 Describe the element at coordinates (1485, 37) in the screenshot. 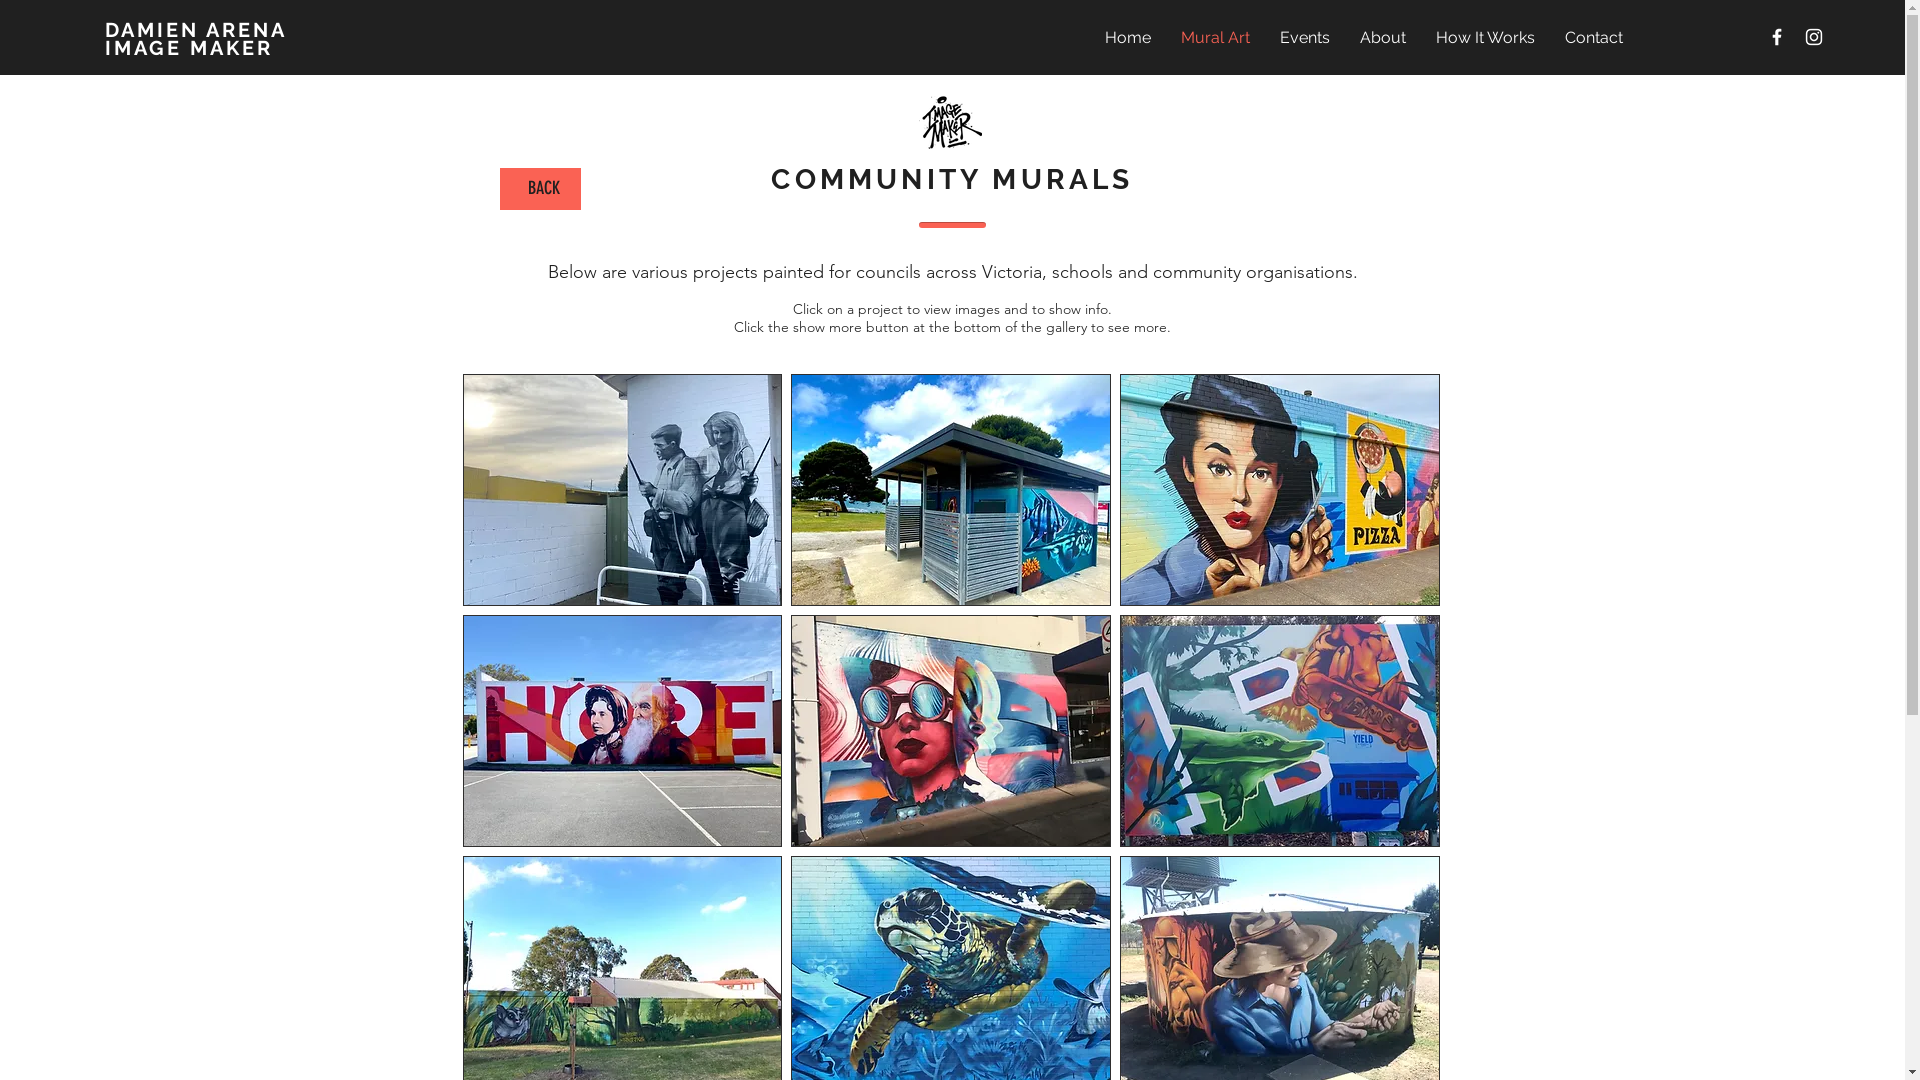

I see `'How It Works'` at that location.